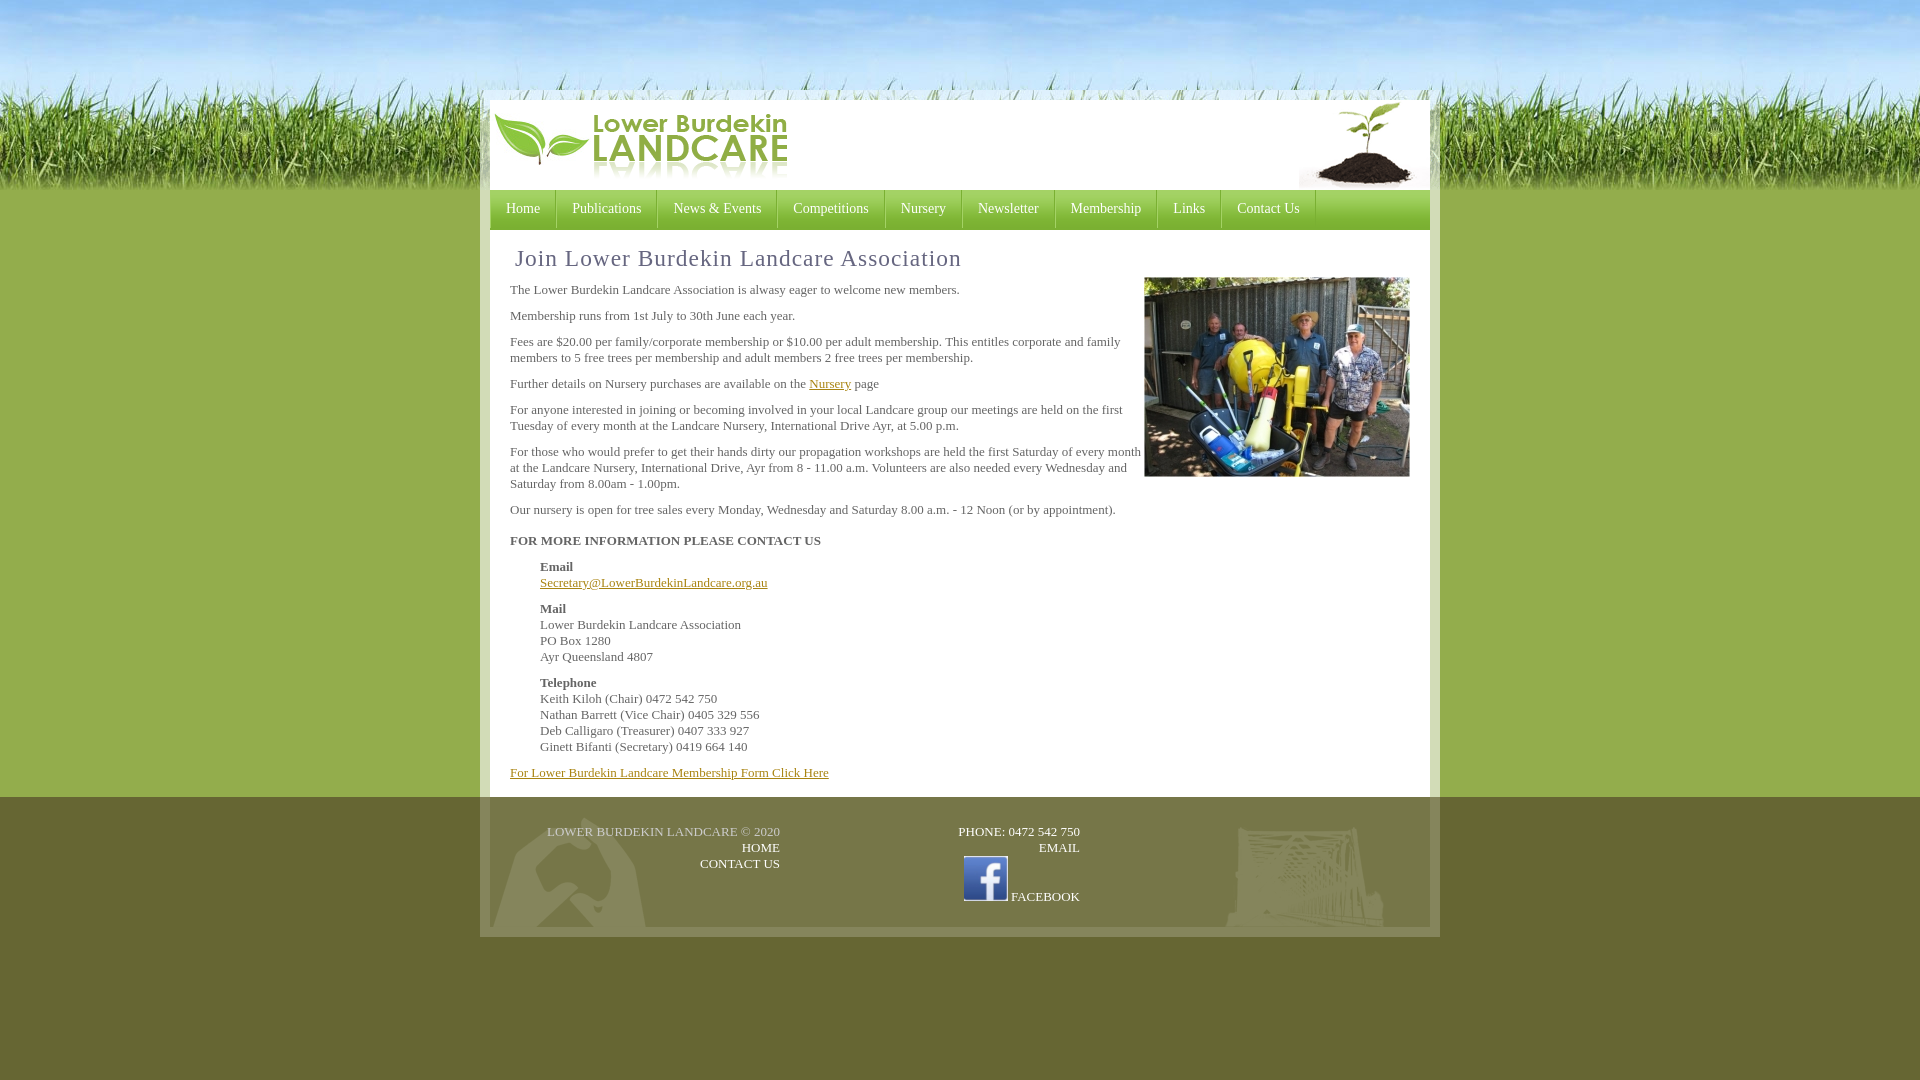 This screenshot has width=1920, height=1080. I want to click on 'Home', so click(523, 208).